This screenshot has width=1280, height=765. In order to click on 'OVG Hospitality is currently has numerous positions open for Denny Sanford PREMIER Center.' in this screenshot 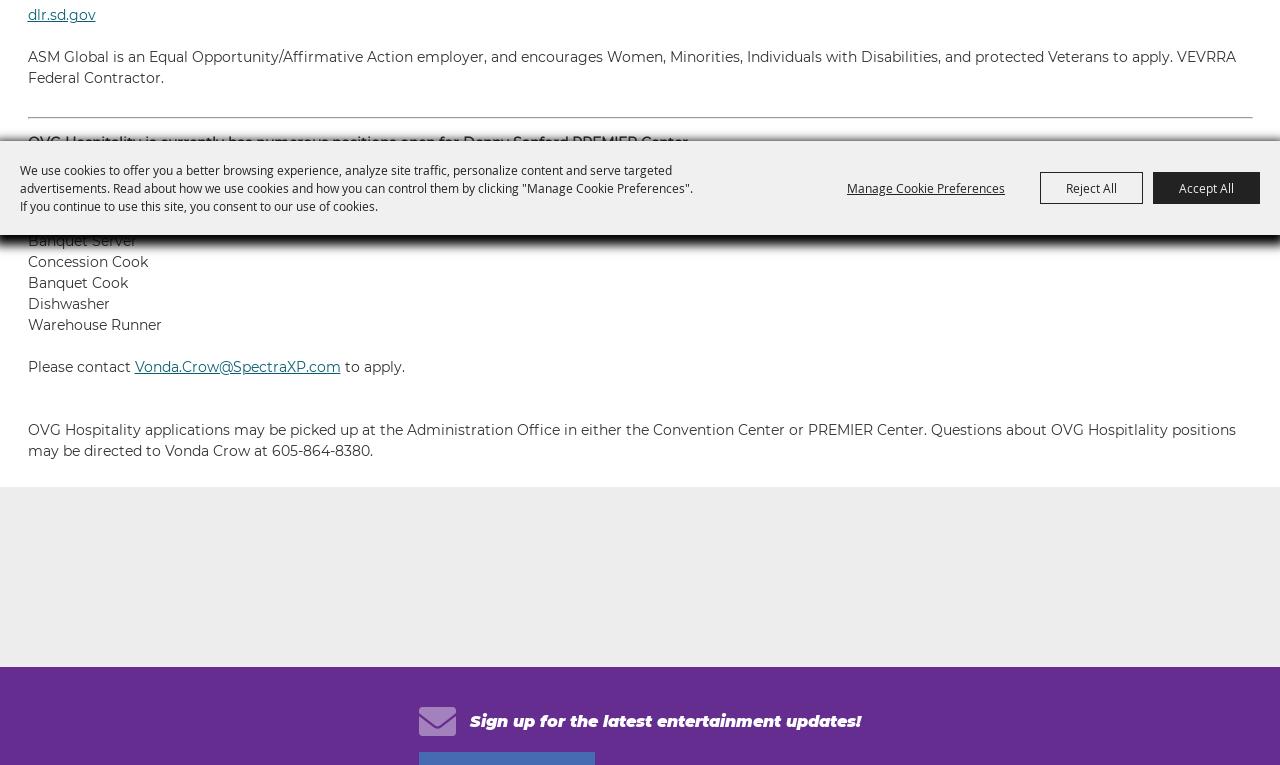, I will do `click(358, 142)`.